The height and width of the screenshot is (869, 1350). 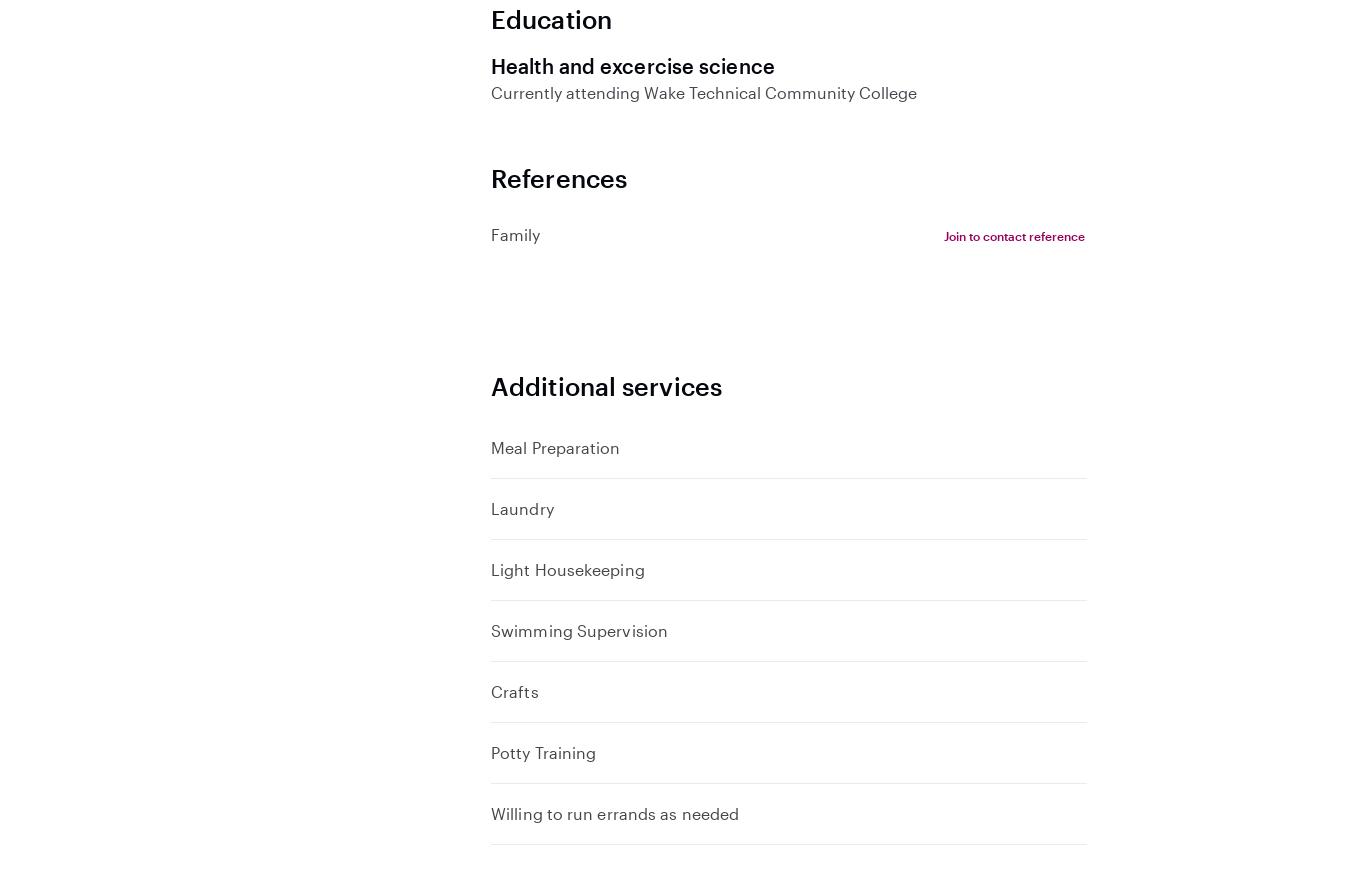 What do you see at coordinates (542, 751) in the screenshot?
I see `'Potty Training'` at bounding box center [542, 751].